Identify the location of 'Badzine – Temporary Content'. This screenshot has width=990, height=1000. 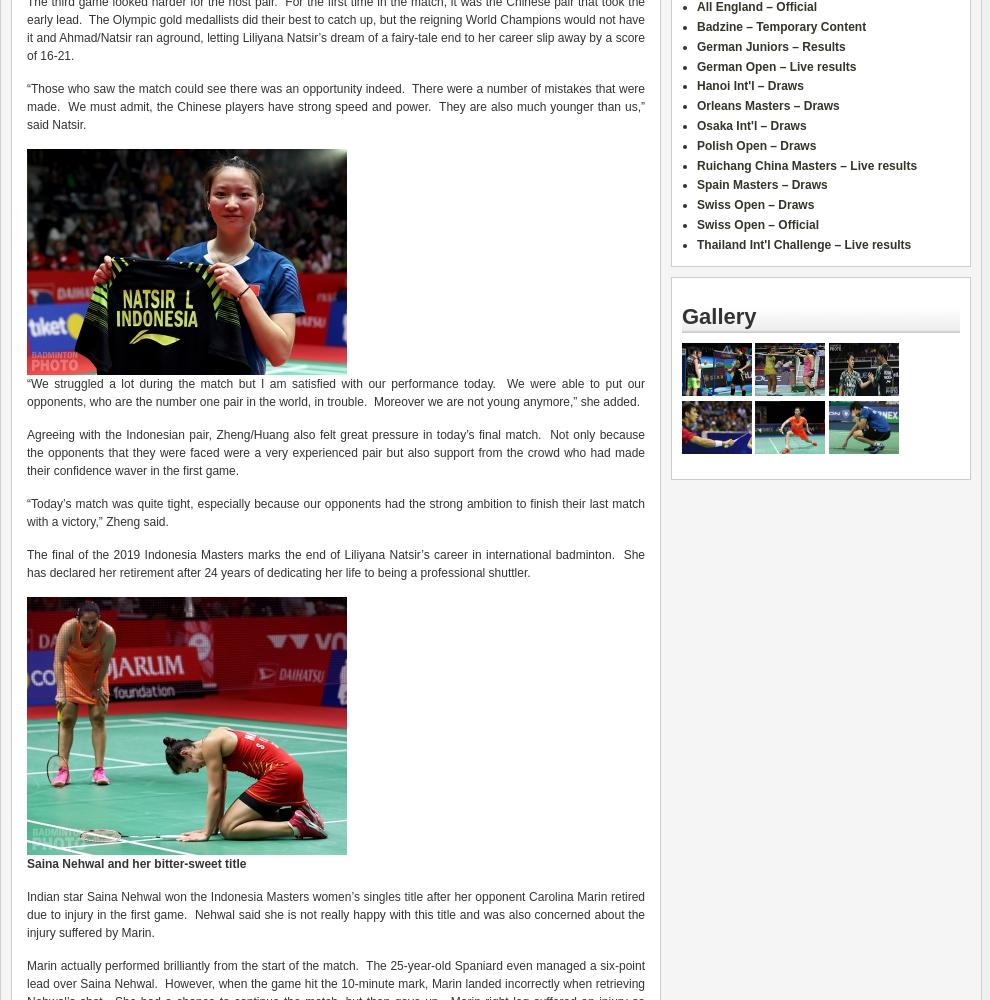
(781, 26).